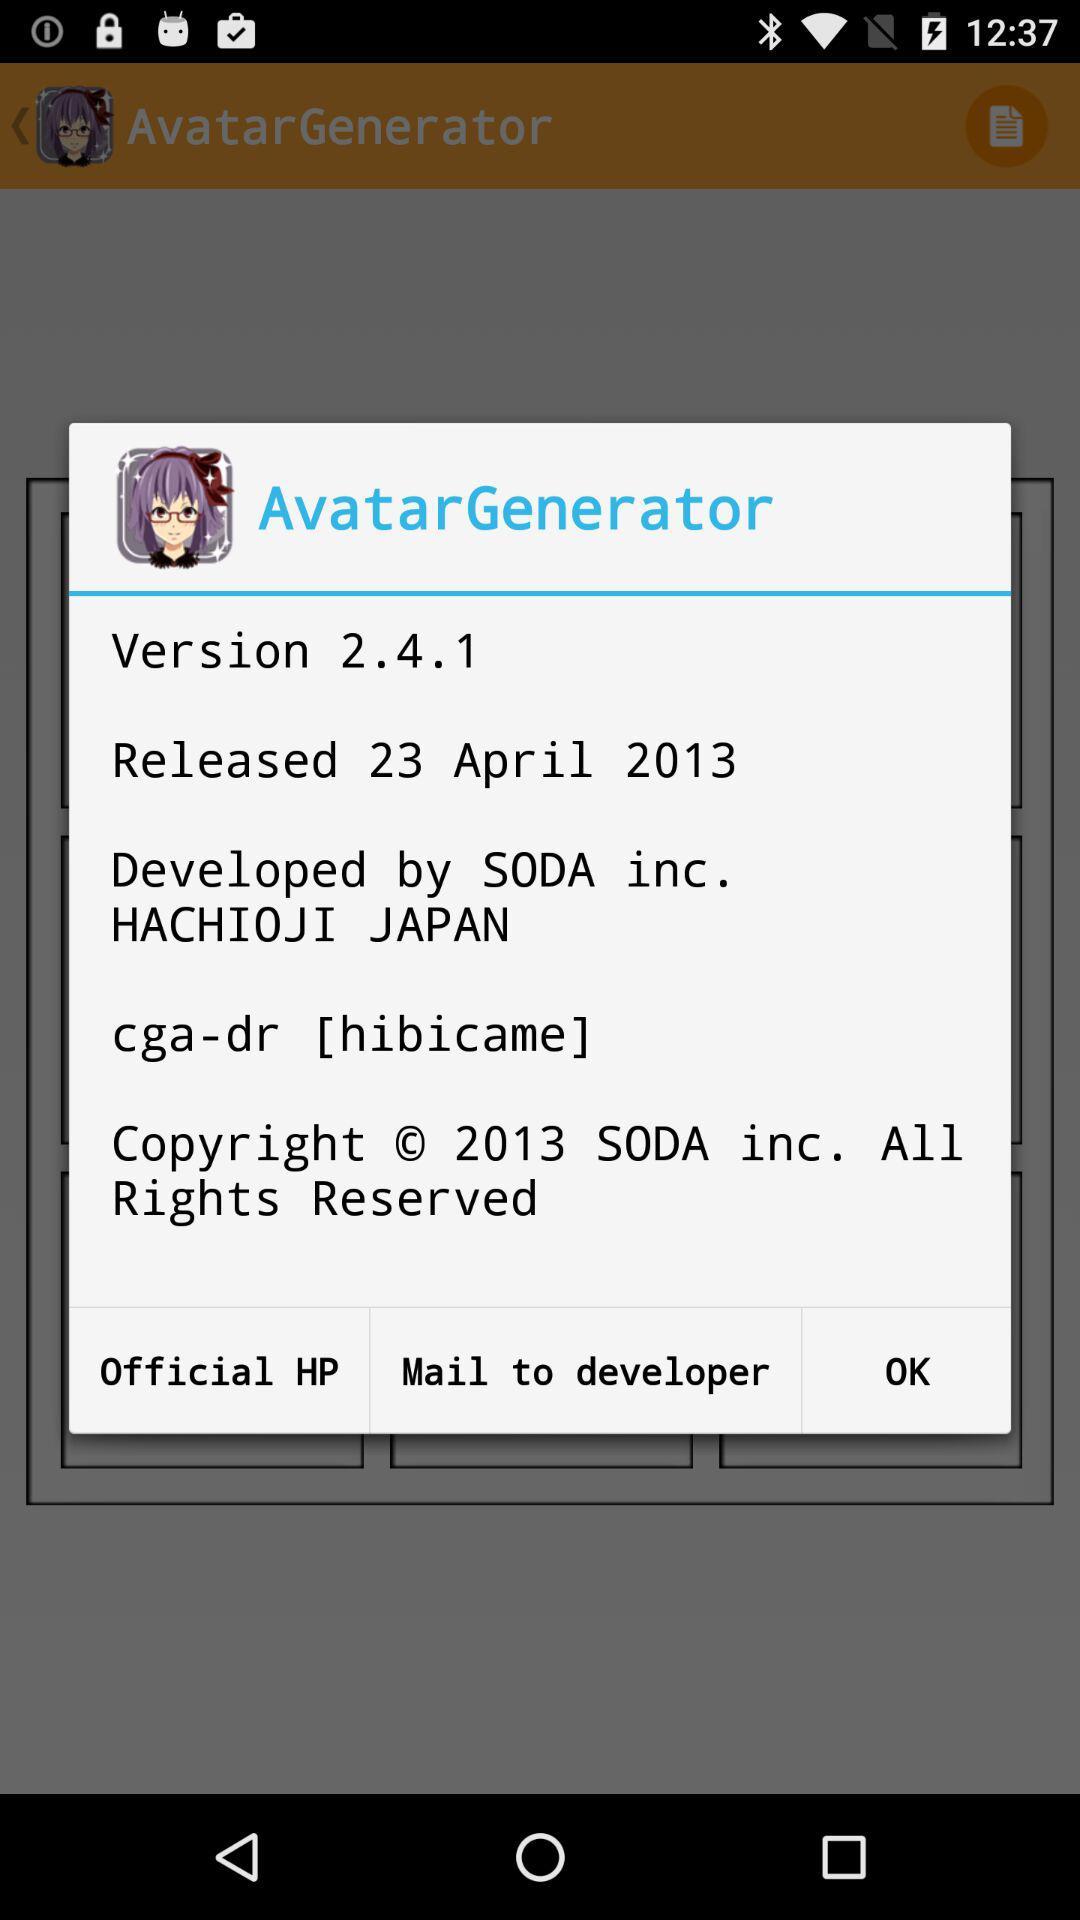 The width and height of the screenshot is (1080, 1920). I want to click on icon at the bottom left corner, so click(219, 1370).